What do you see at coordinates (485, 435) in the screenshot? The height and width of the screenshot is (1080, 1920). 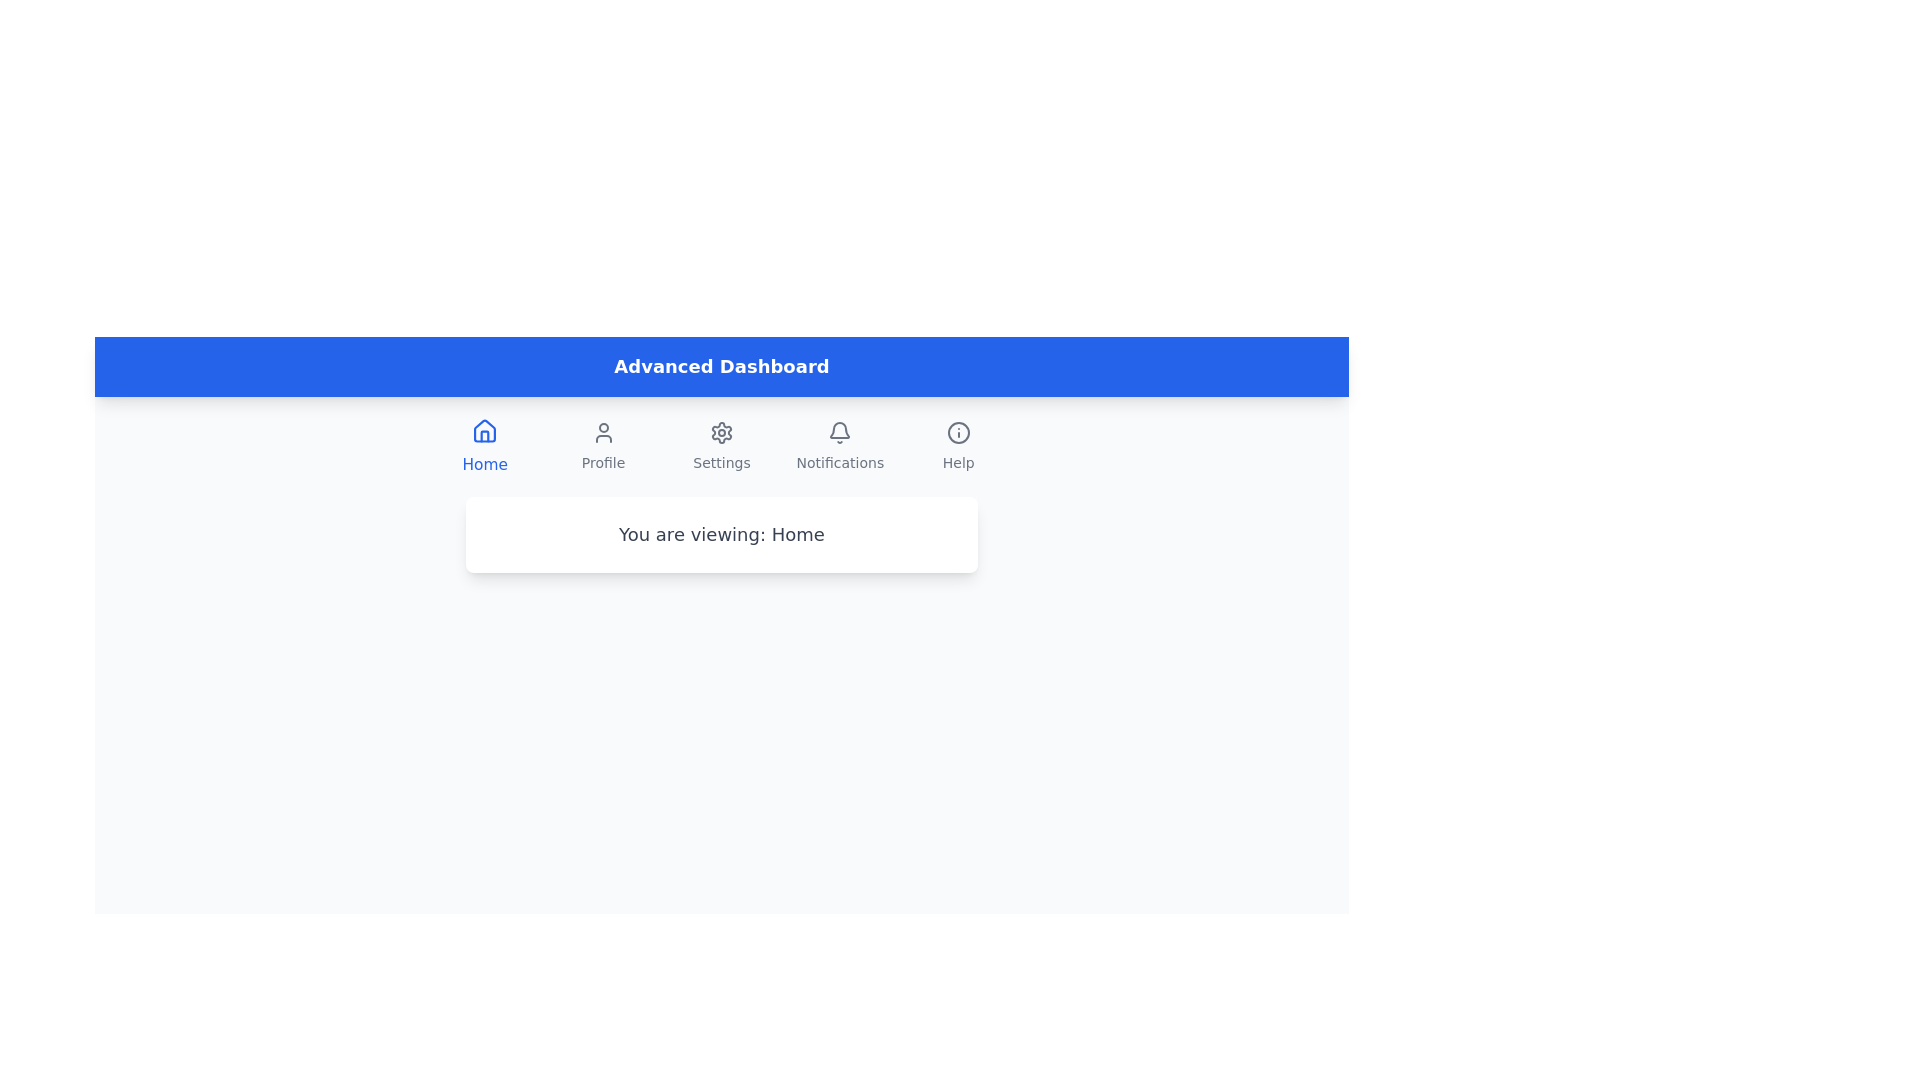 I see `the vertical line representing the door inside the house icon located at the top-left corner of the navigation bar` at bounding box center [485, 435].